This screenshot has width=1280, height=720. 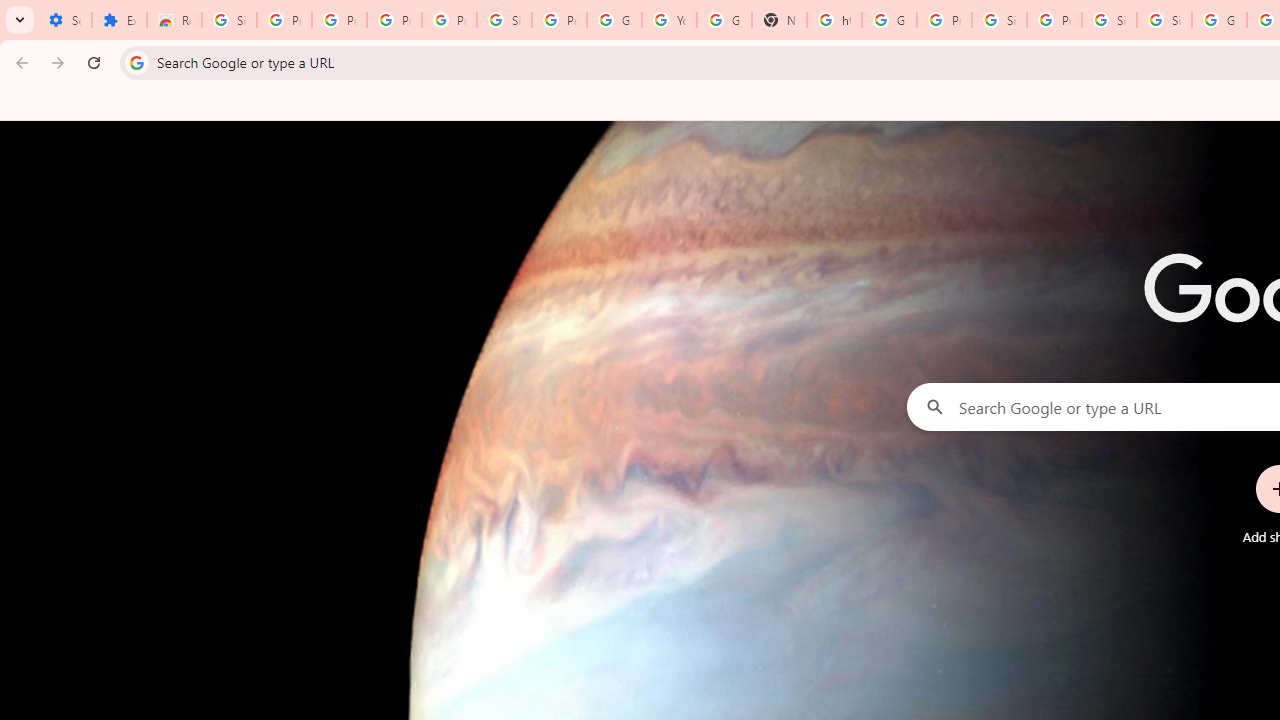 I want to click on 'https://scholar.google.com/', so click(x=833, y=20).